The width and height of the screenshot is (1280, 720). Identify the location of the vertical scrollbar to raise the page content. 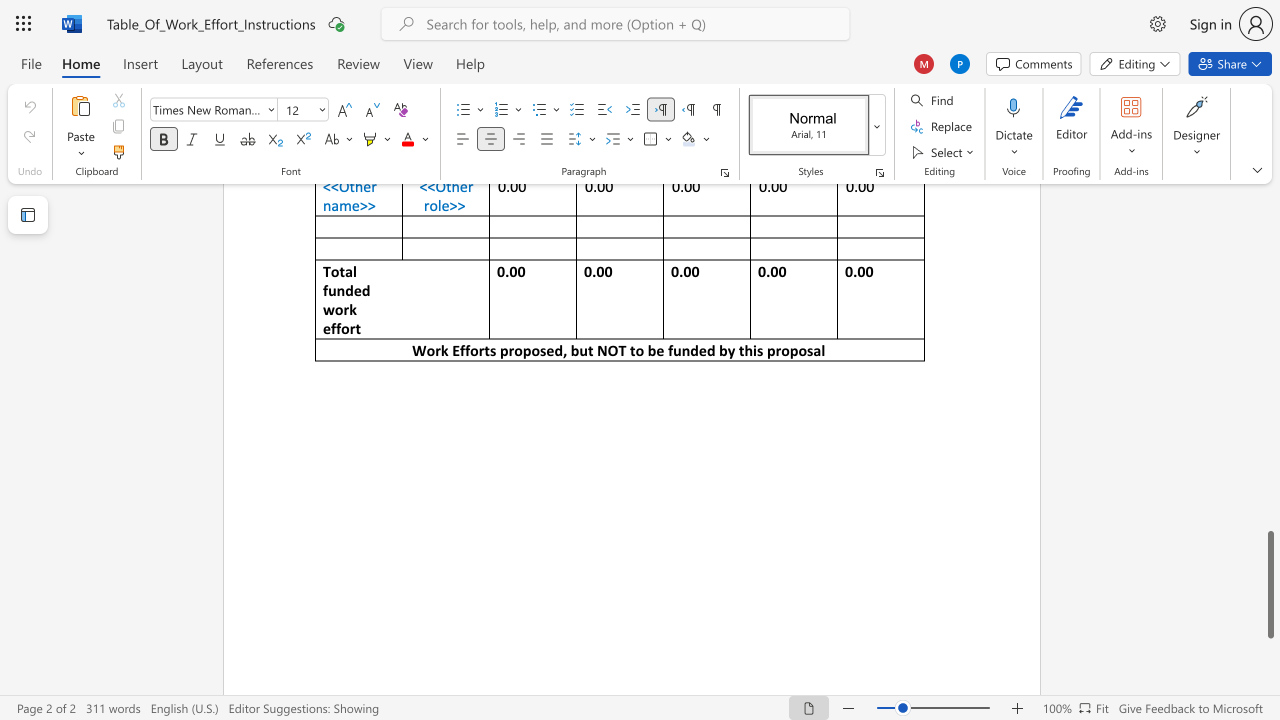
(1269, 290).